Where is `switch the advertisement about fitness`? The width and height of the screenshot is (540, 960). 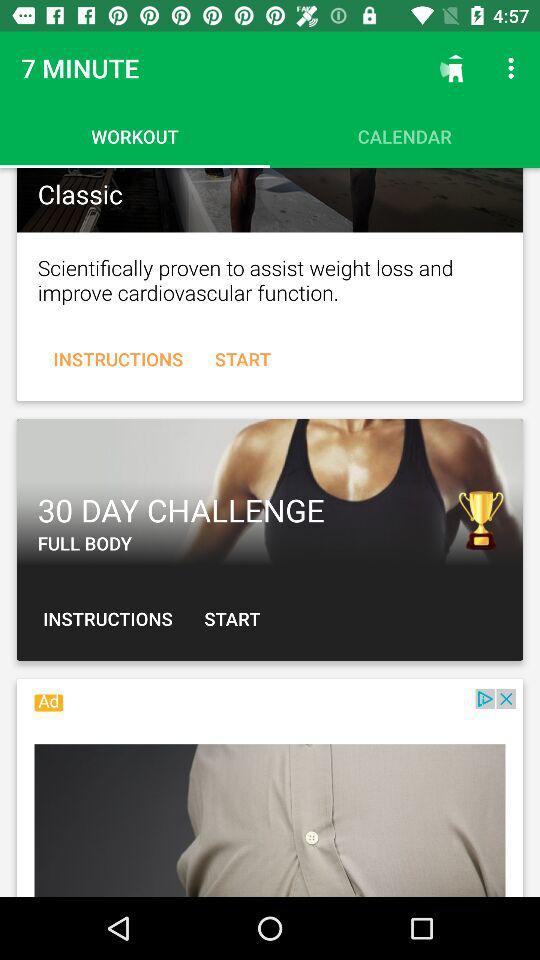
switch the advertisement about fitness is located at coordinates (270, 793).